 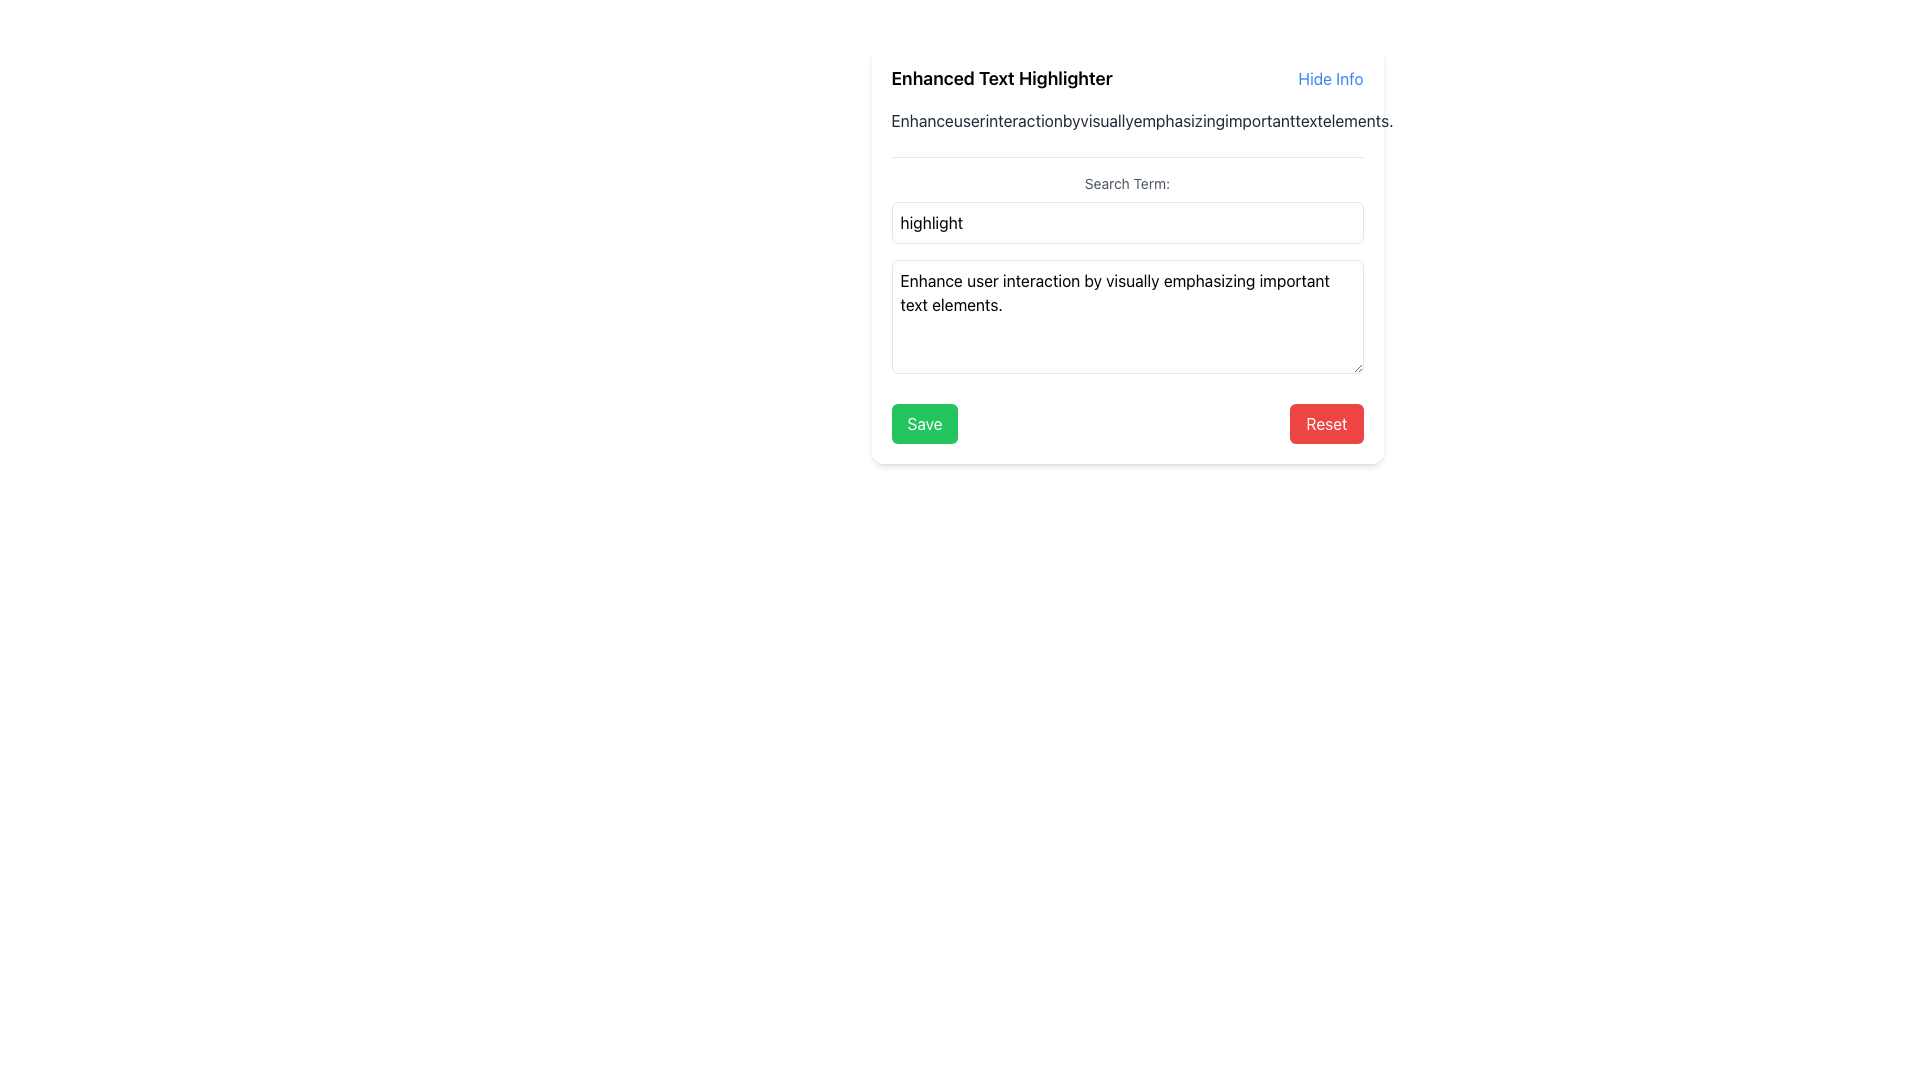 I want to click on the static text element containing the word 'visually', which is styled distinctively and positioned between 'by' and 'emphasizing' in the sentence, so click(x=1106, y=120).